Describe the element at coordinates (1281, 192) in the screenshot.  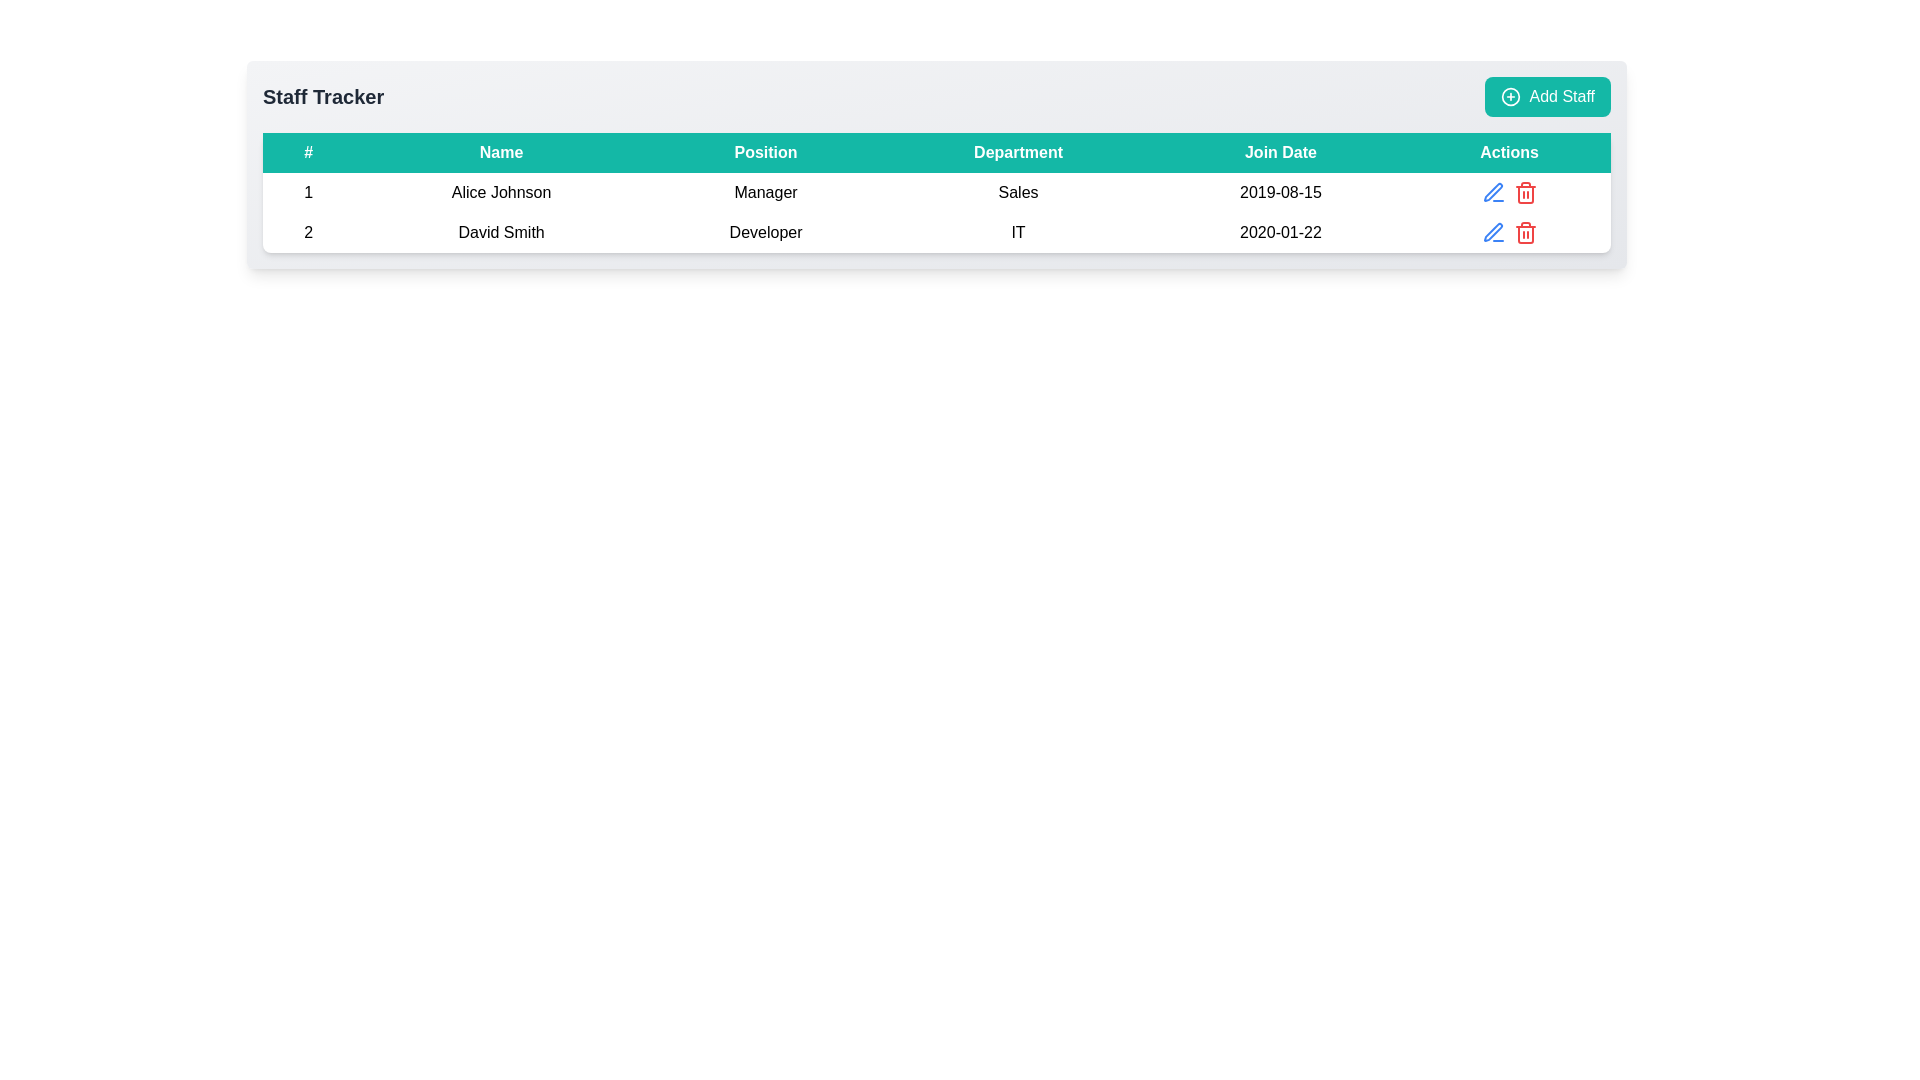
I see `the text element displaying '2019-08-15' in the 'Join Date' column of the data table` at that location.